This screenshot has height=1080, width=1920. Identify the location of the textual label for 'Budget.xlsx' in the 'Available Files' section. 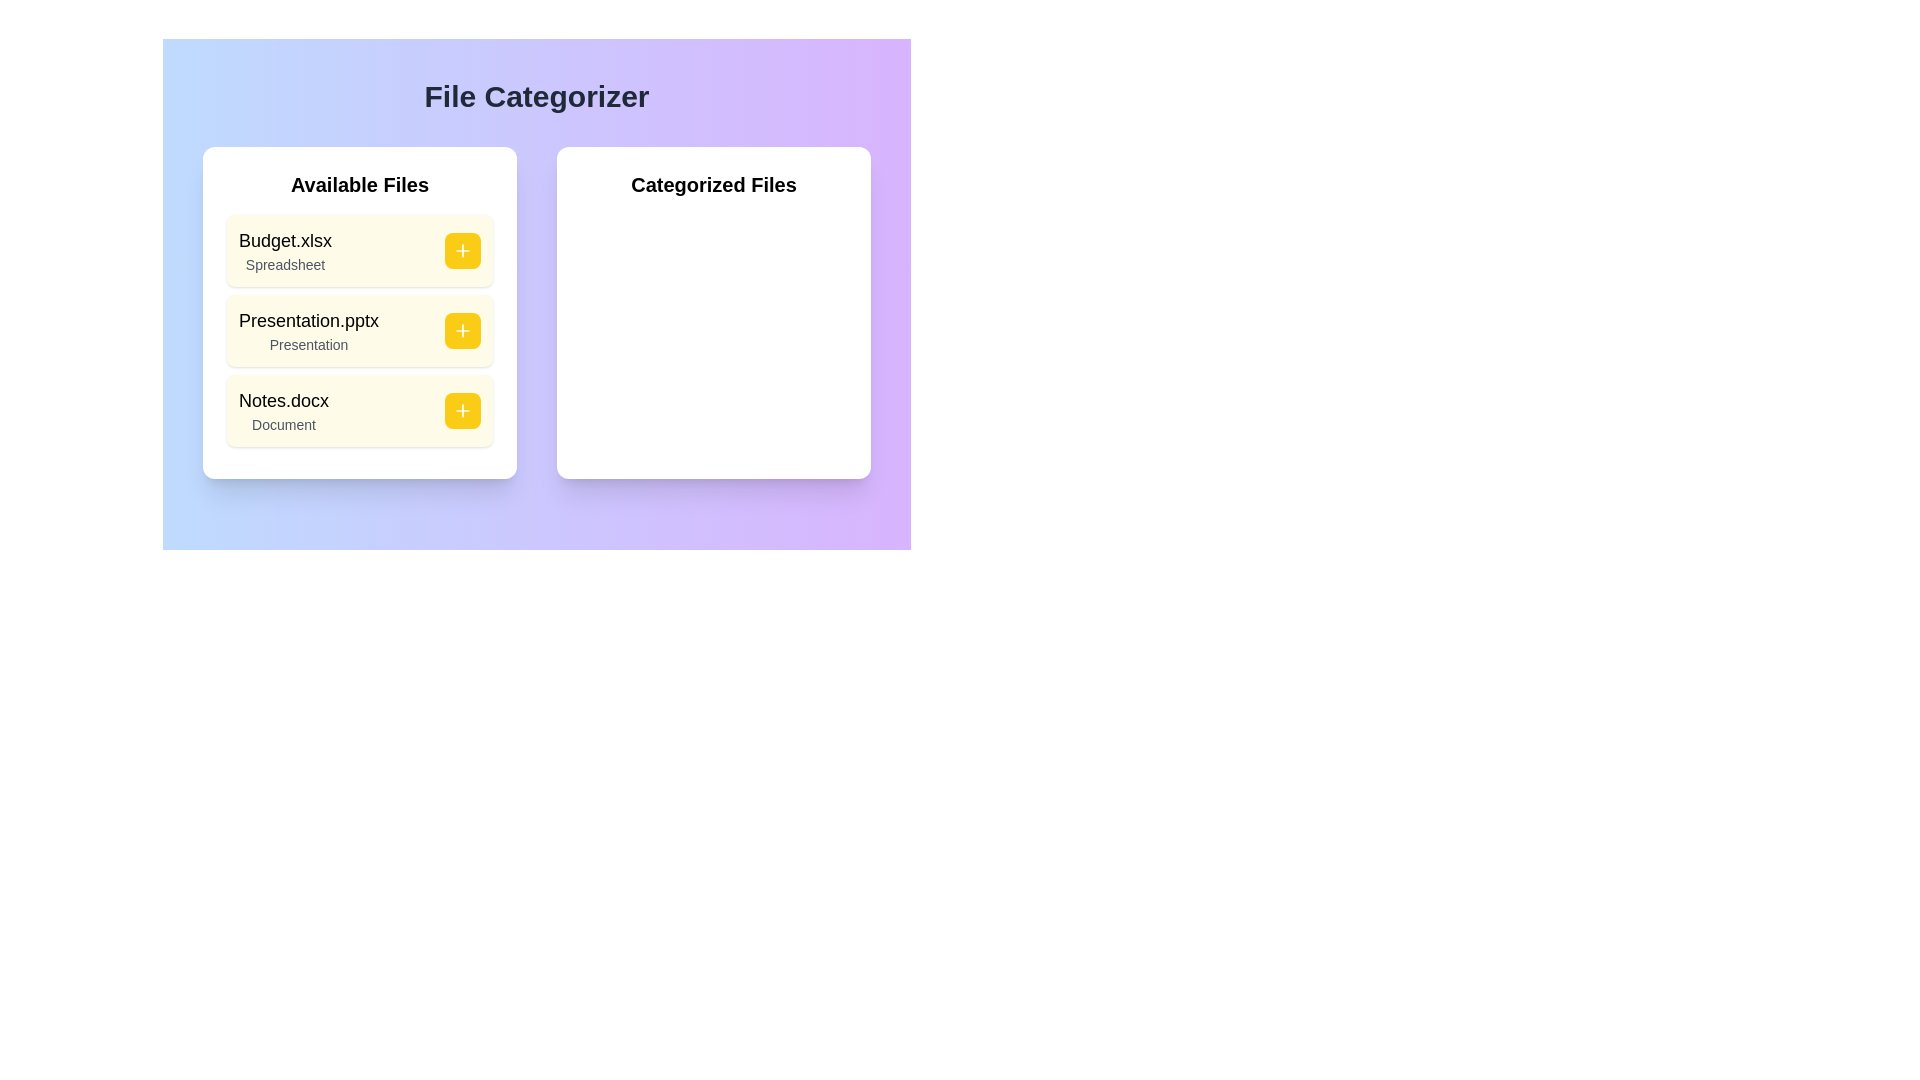
(284, 249).